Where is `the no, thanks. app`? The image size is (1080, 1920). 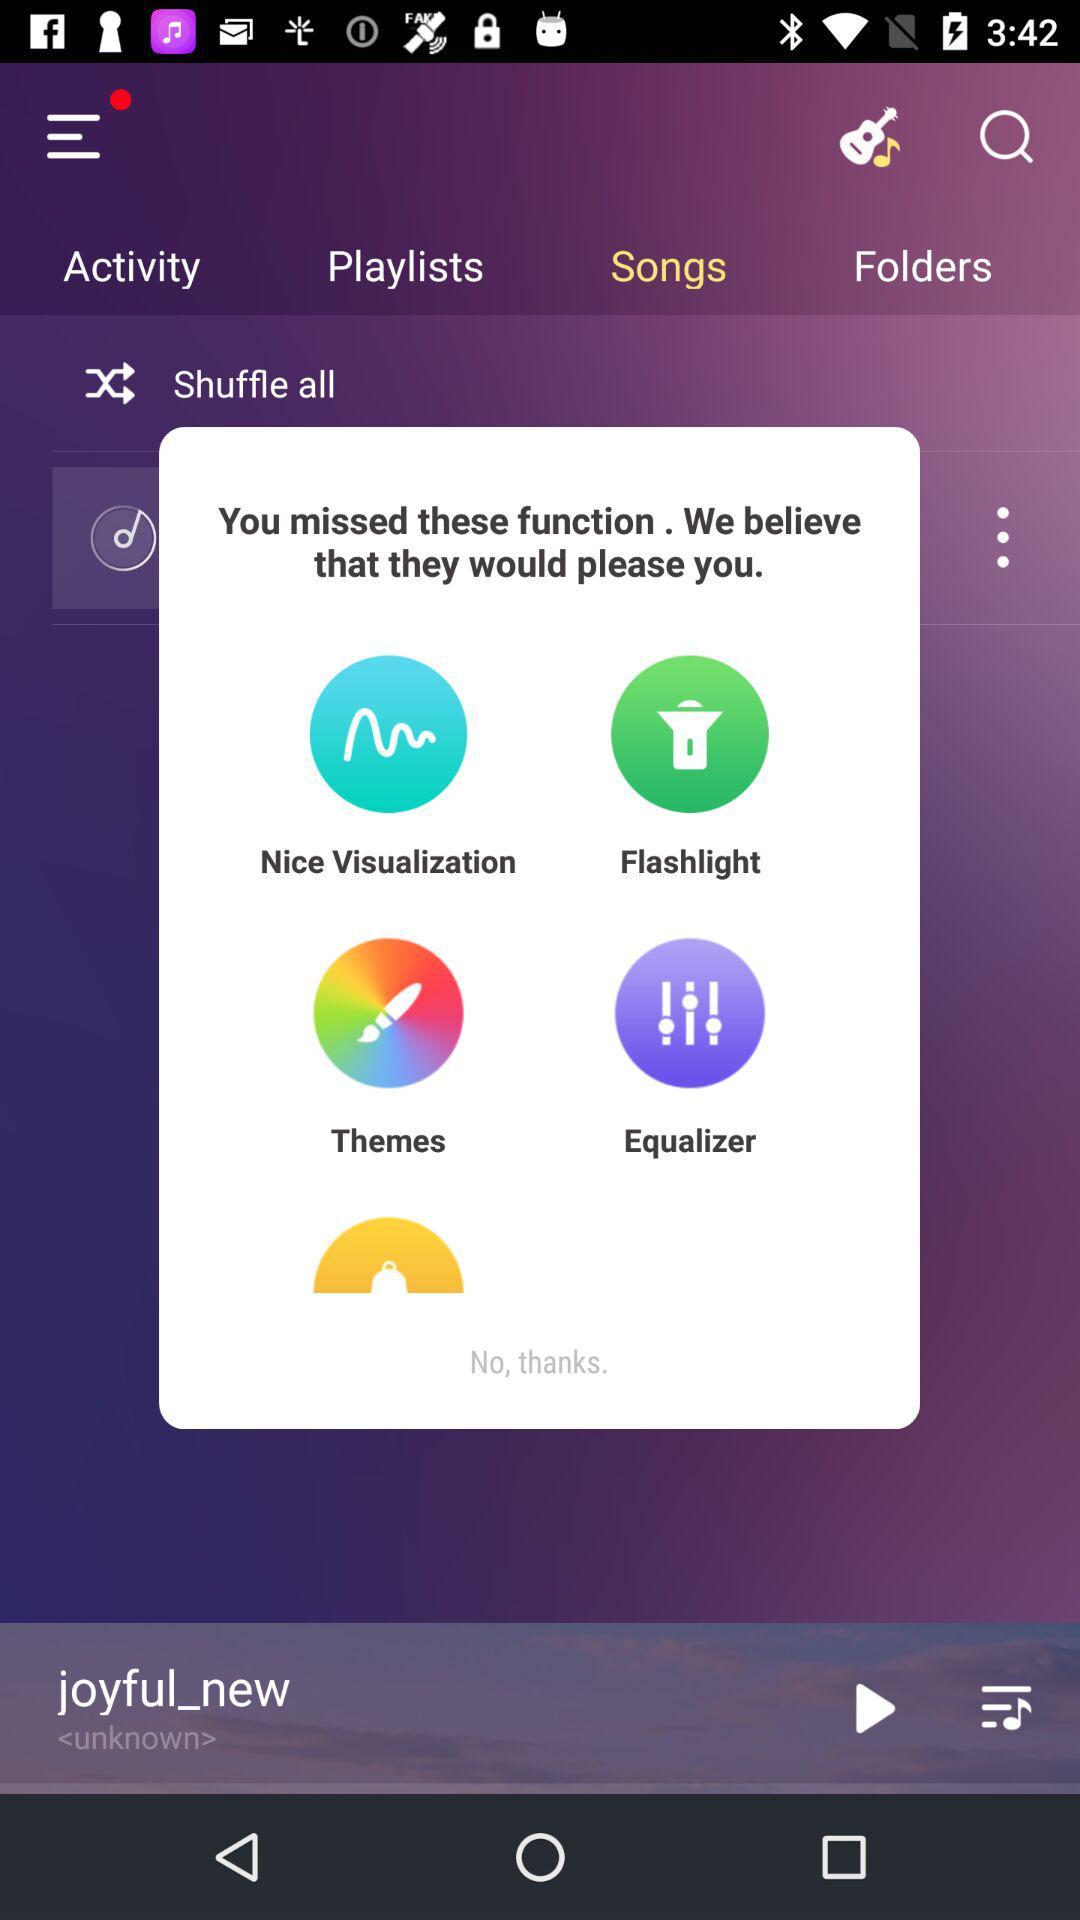
the no, thanks. app is located at coordinates (538, 1360).